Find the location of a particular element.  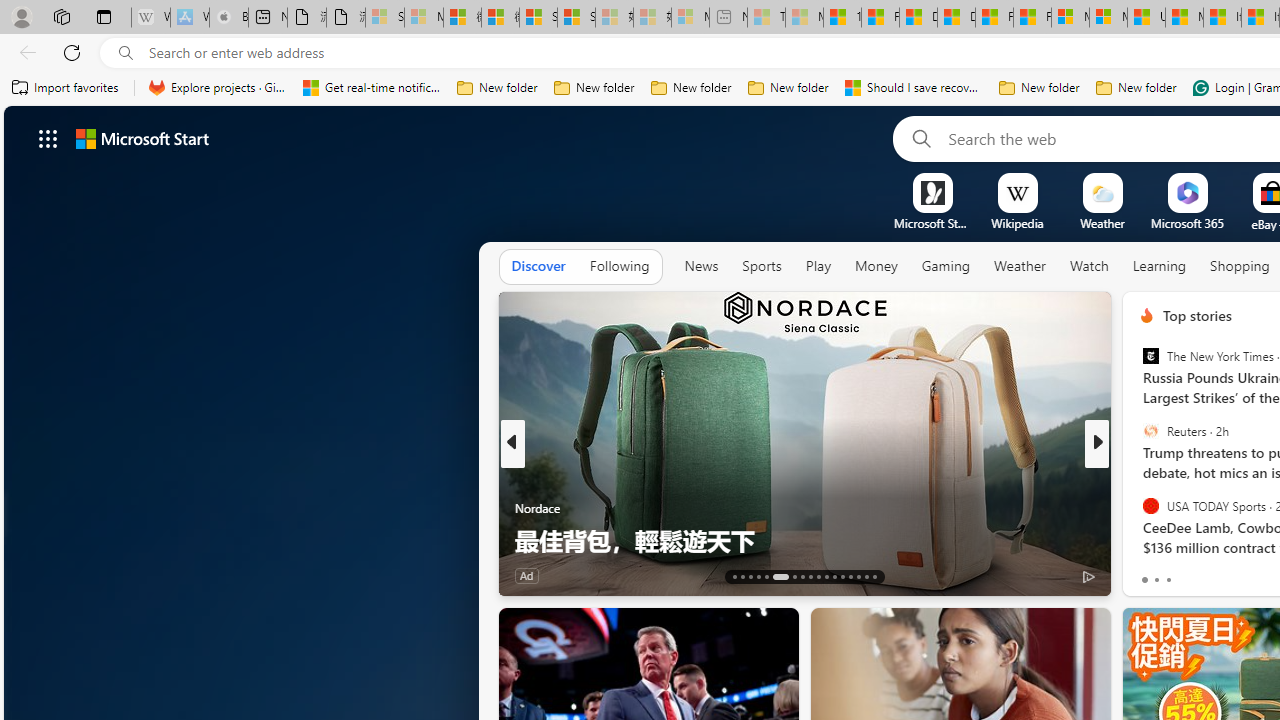

'USA TODAY Sports' is located at coordinates (1150, 504).